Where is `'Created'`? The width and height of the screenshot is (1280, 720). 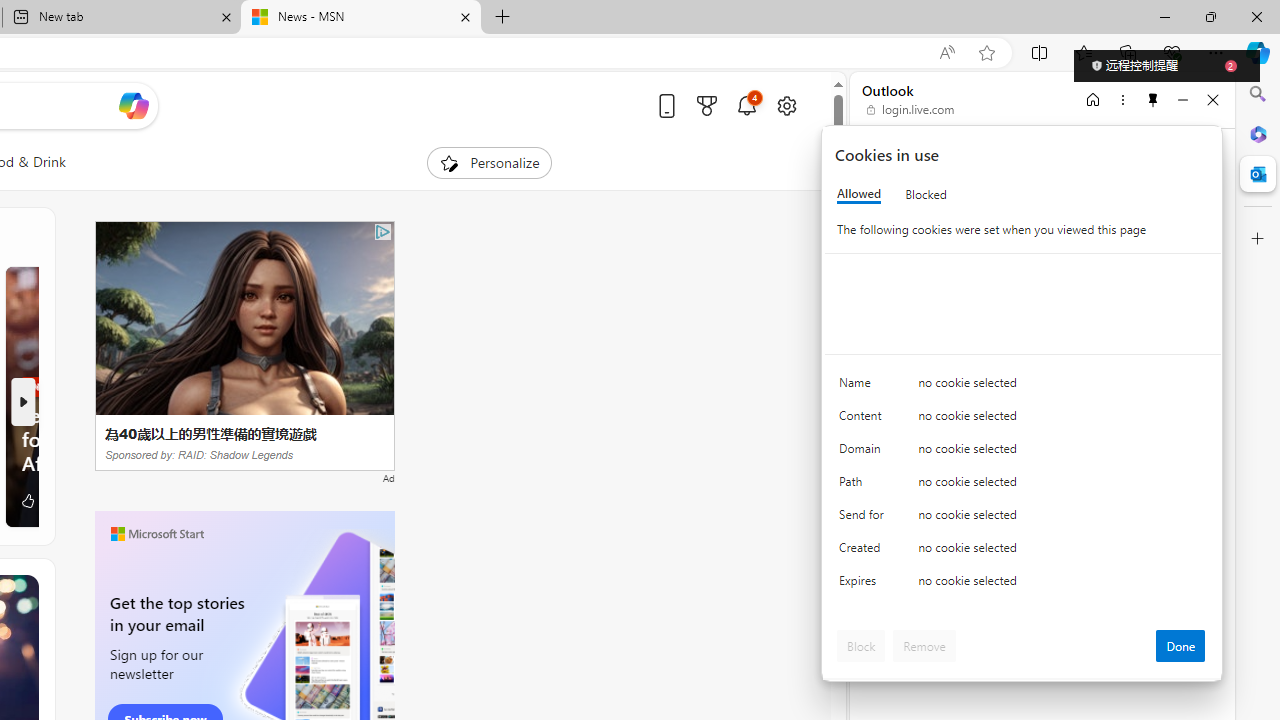
'Created' is located at coordinates (865, 552).